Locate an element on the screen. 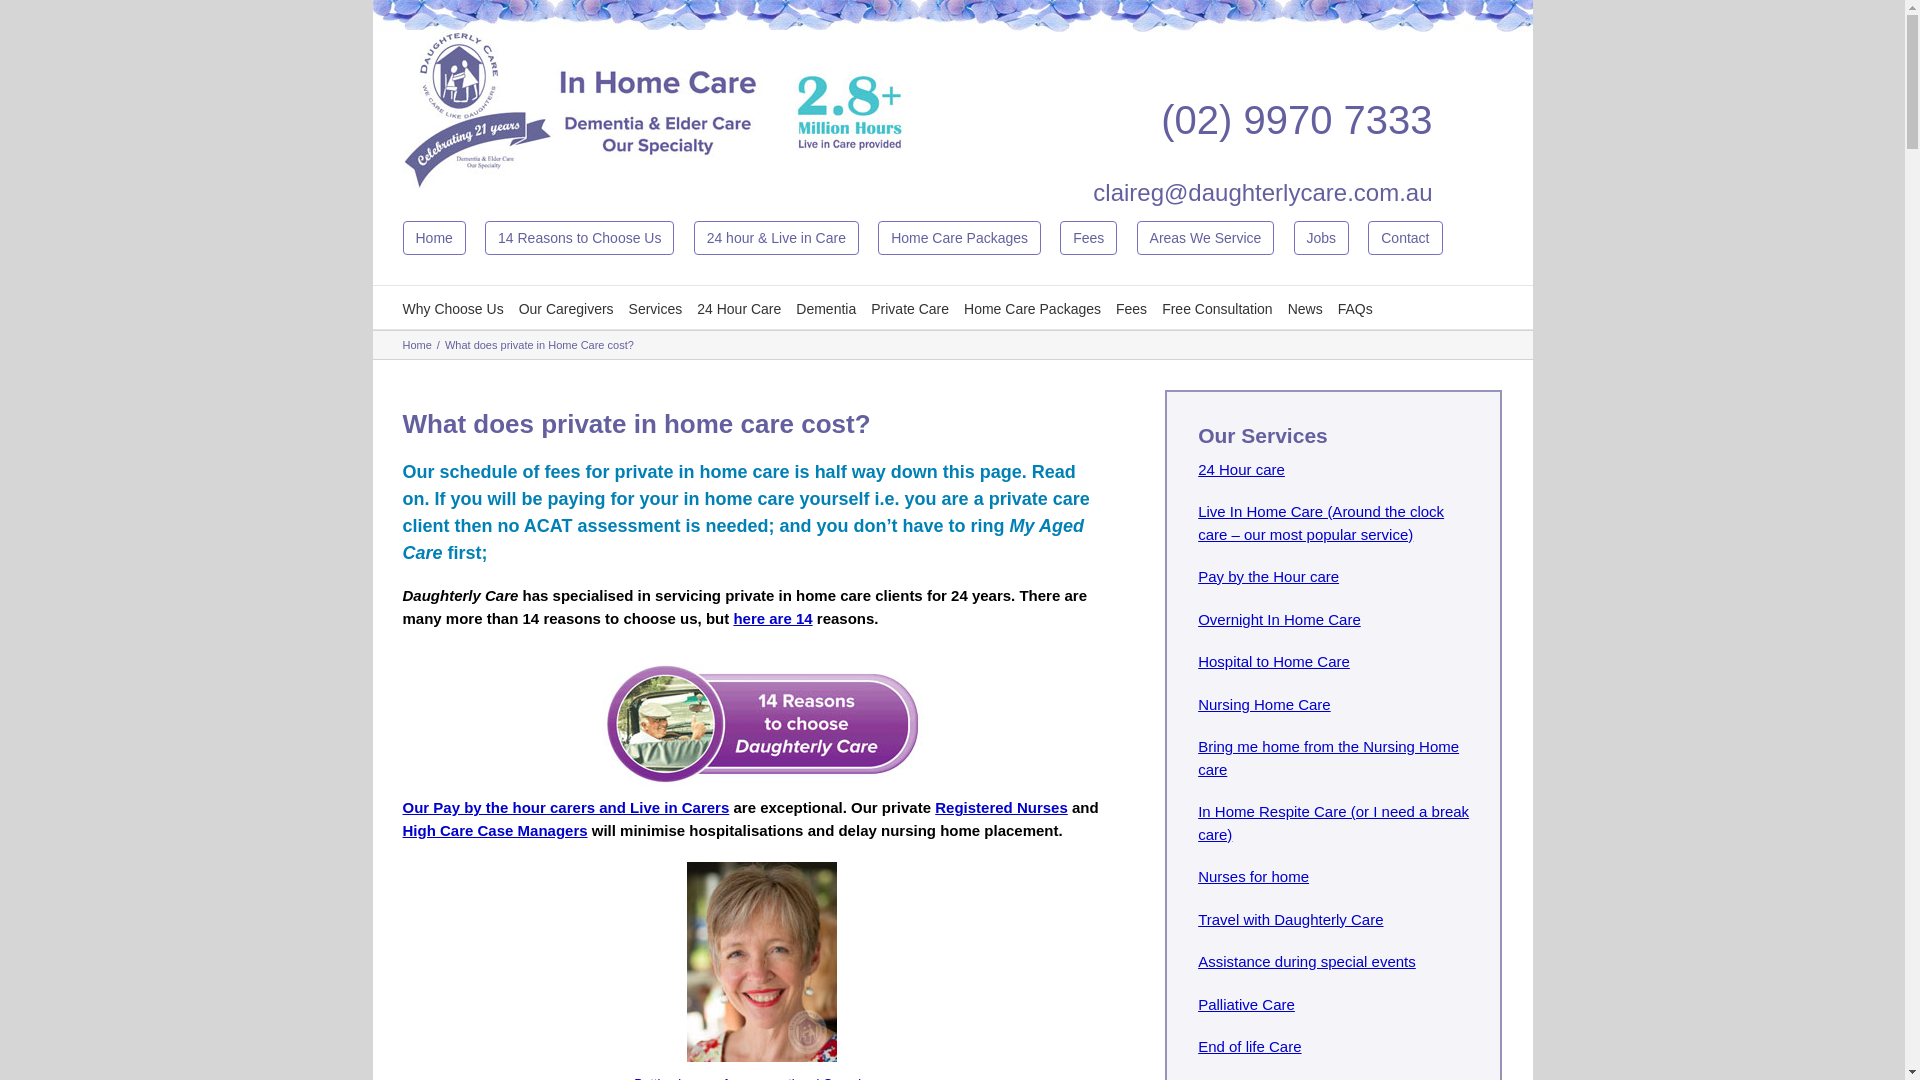  'Jobs' is located at coordinates (1294, 237).